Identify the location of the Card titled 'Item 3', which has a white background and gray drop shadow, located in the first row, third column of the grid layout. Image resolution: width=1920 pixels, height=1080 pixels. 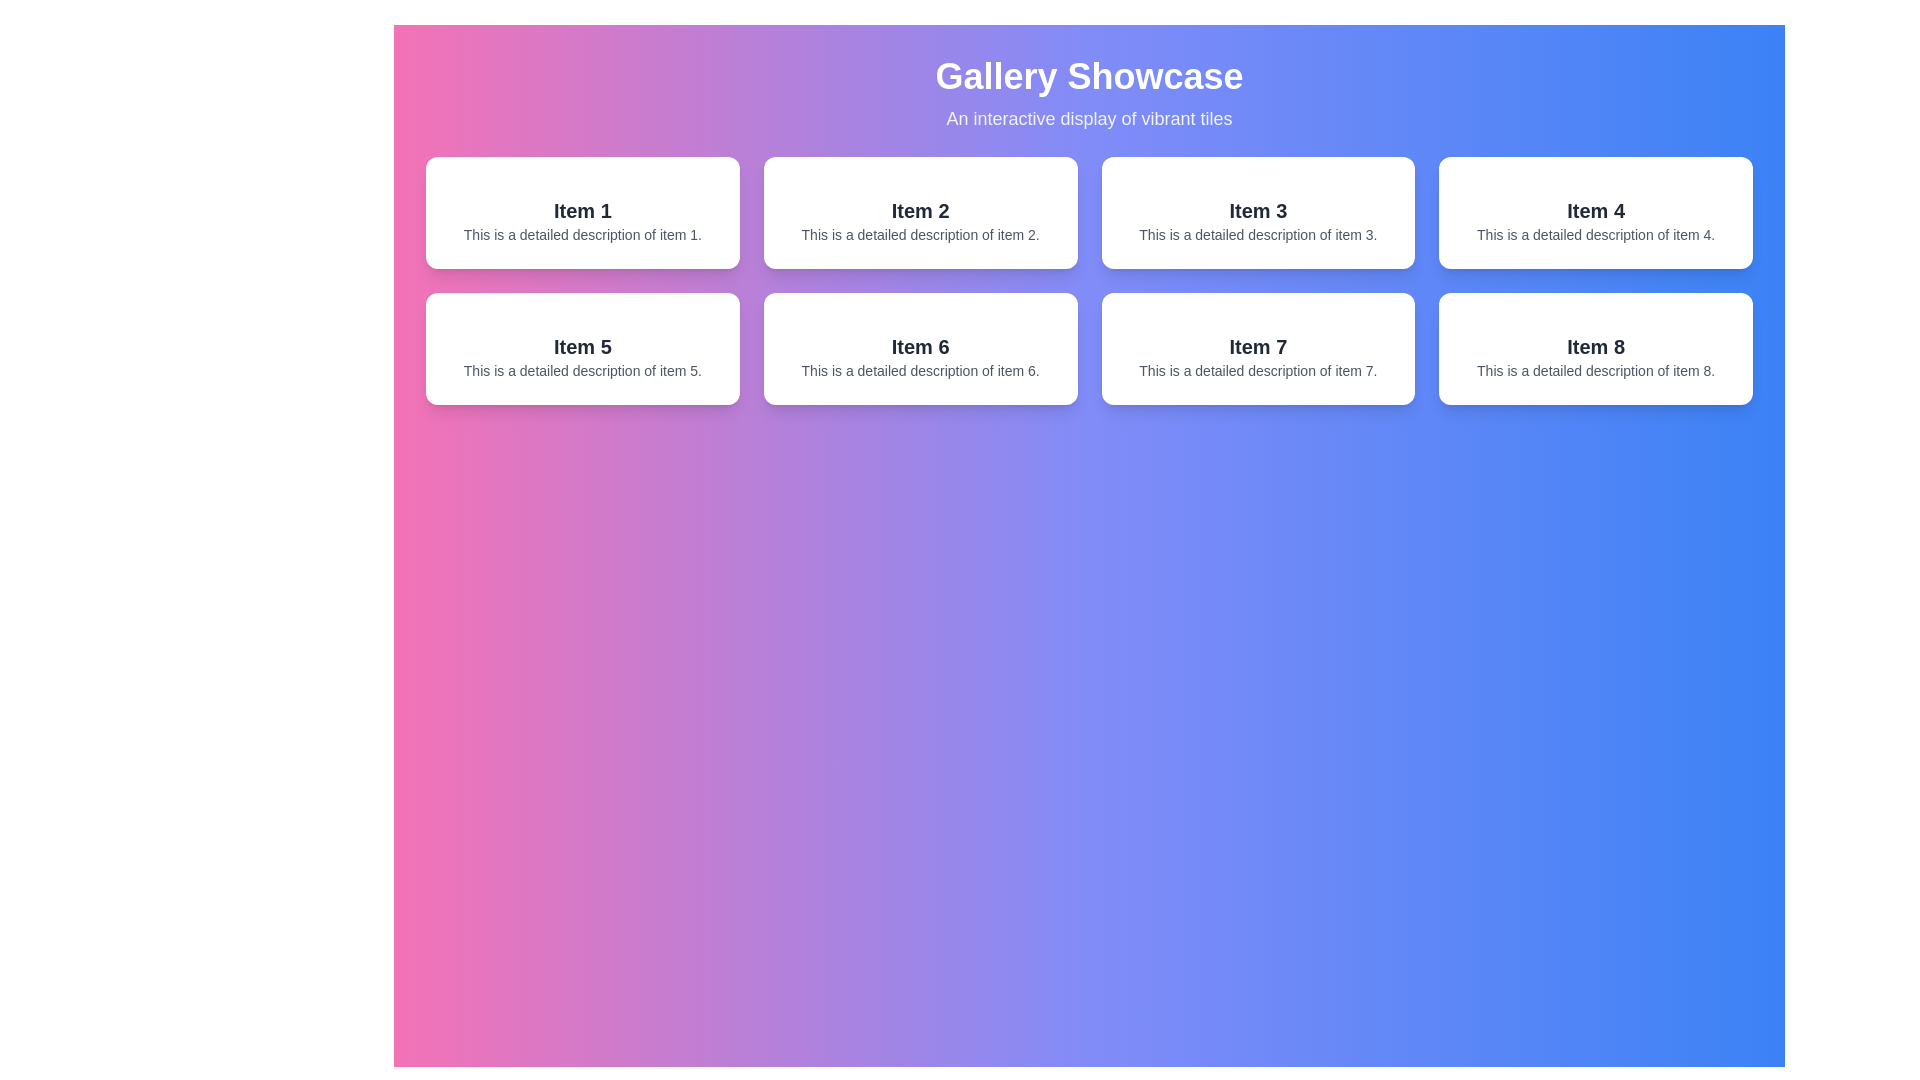
(1257, 212).